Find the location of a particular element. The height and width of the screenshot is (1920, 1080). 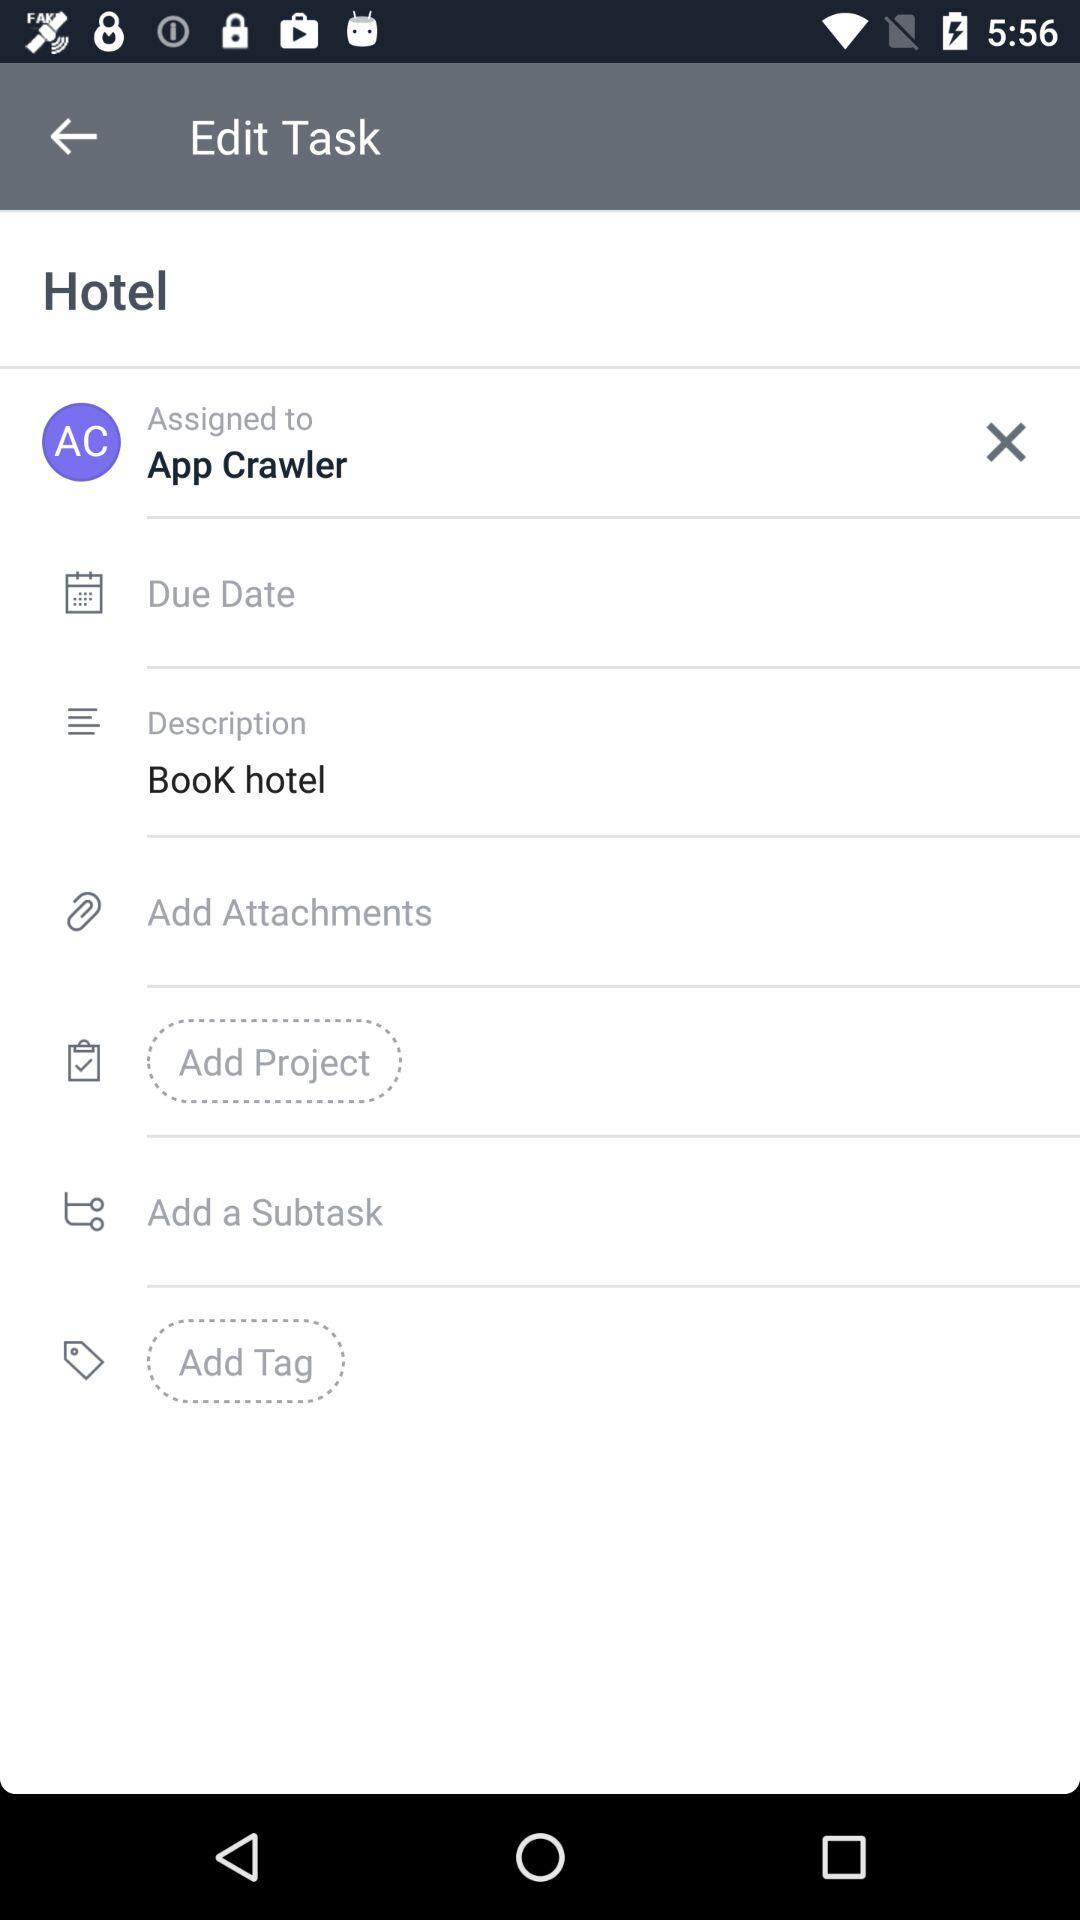

the icon to the left of the edit task icon is located at coordinates (72, 135).